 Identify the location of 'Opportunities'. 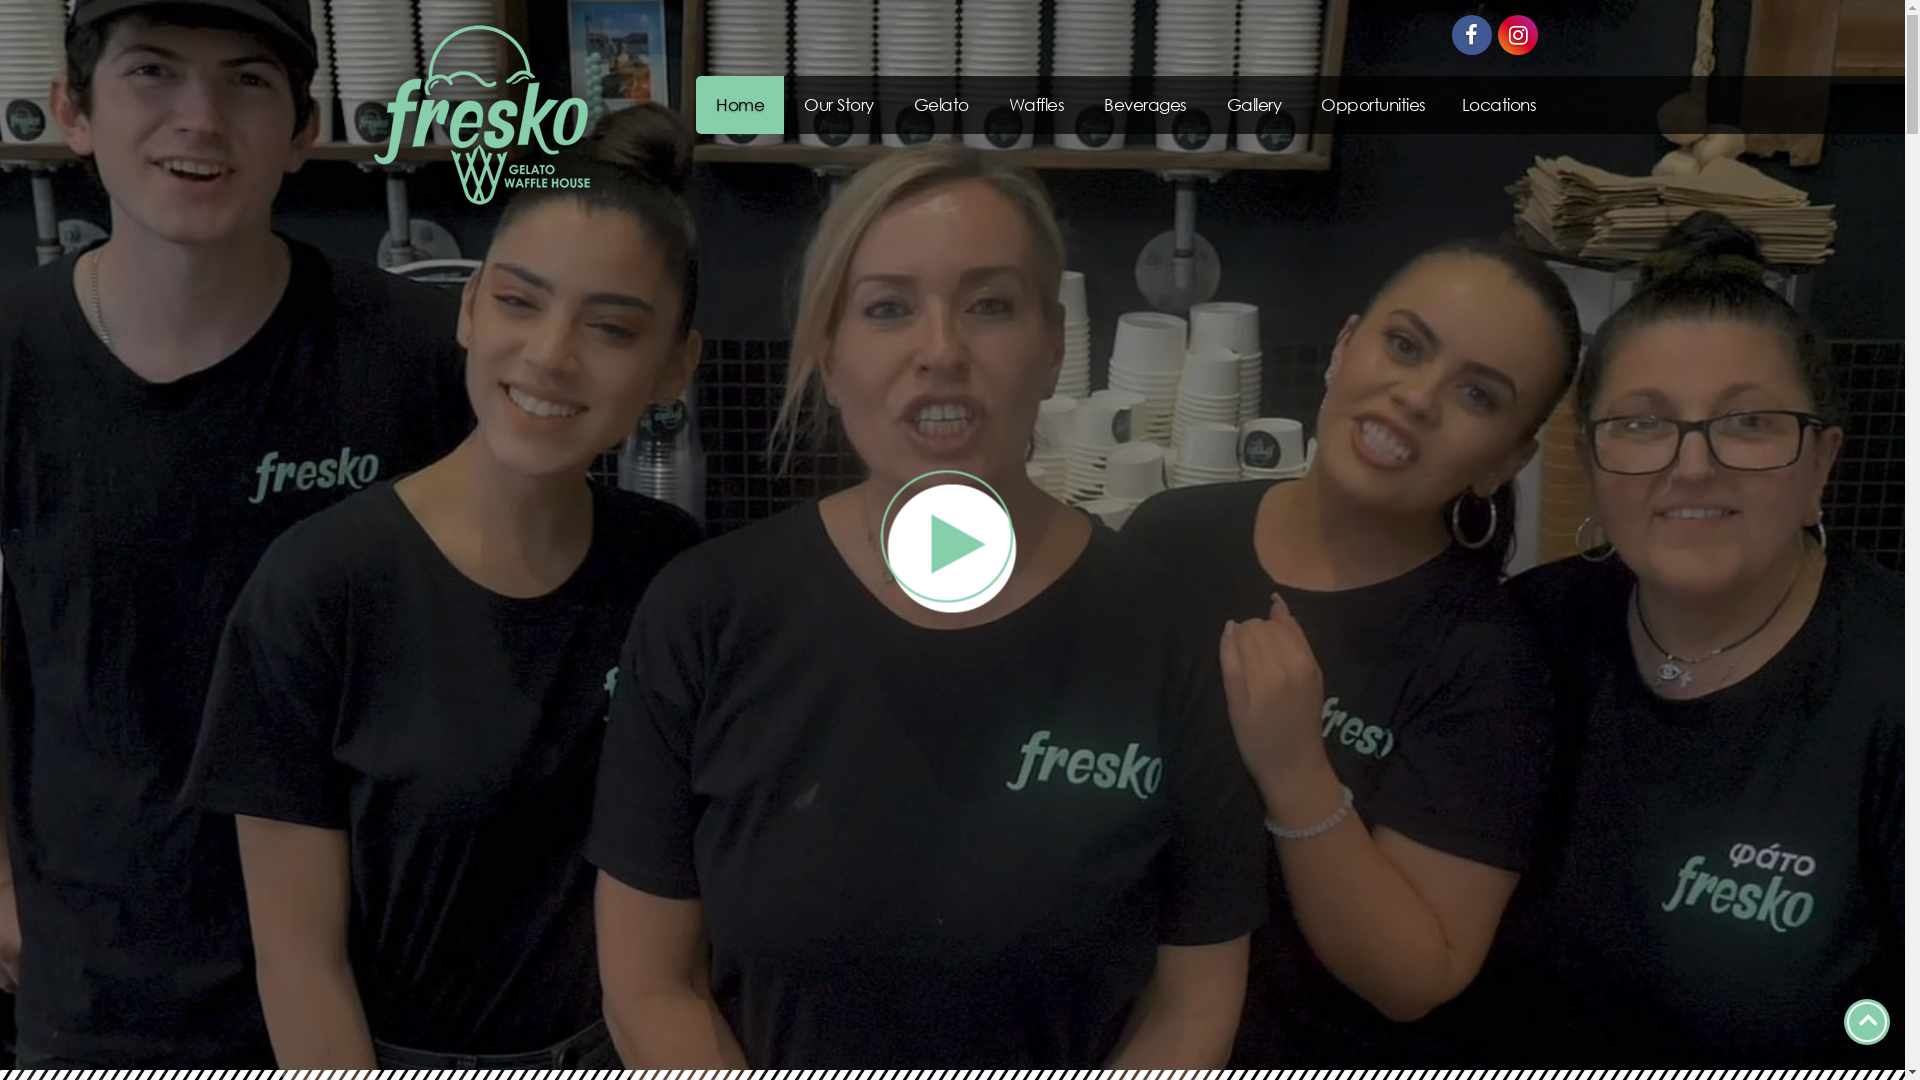
(1372, 104).